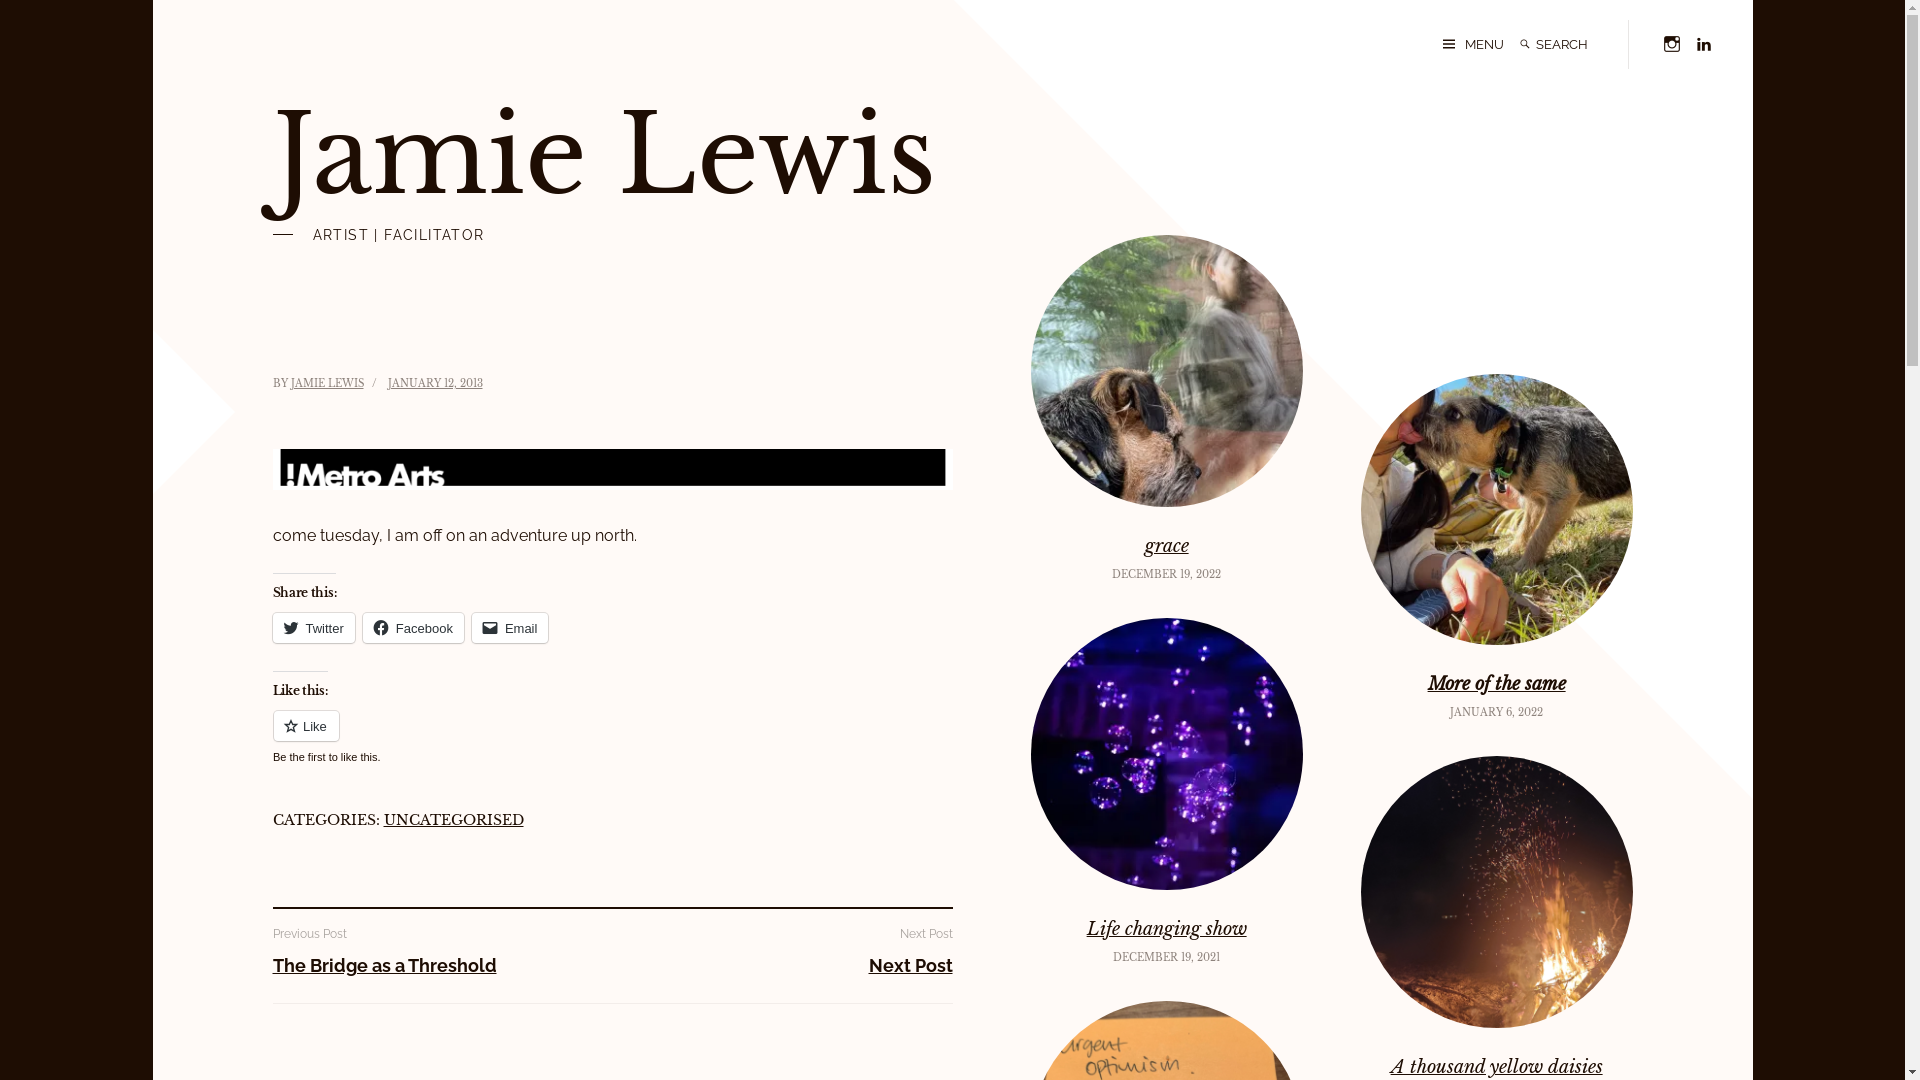 Image resolution: width=1920 pixels, height=1080 pixels. Describe the element at coordinates (1166, 929) in the screenshot. I see `'Life changing show'` at that location.